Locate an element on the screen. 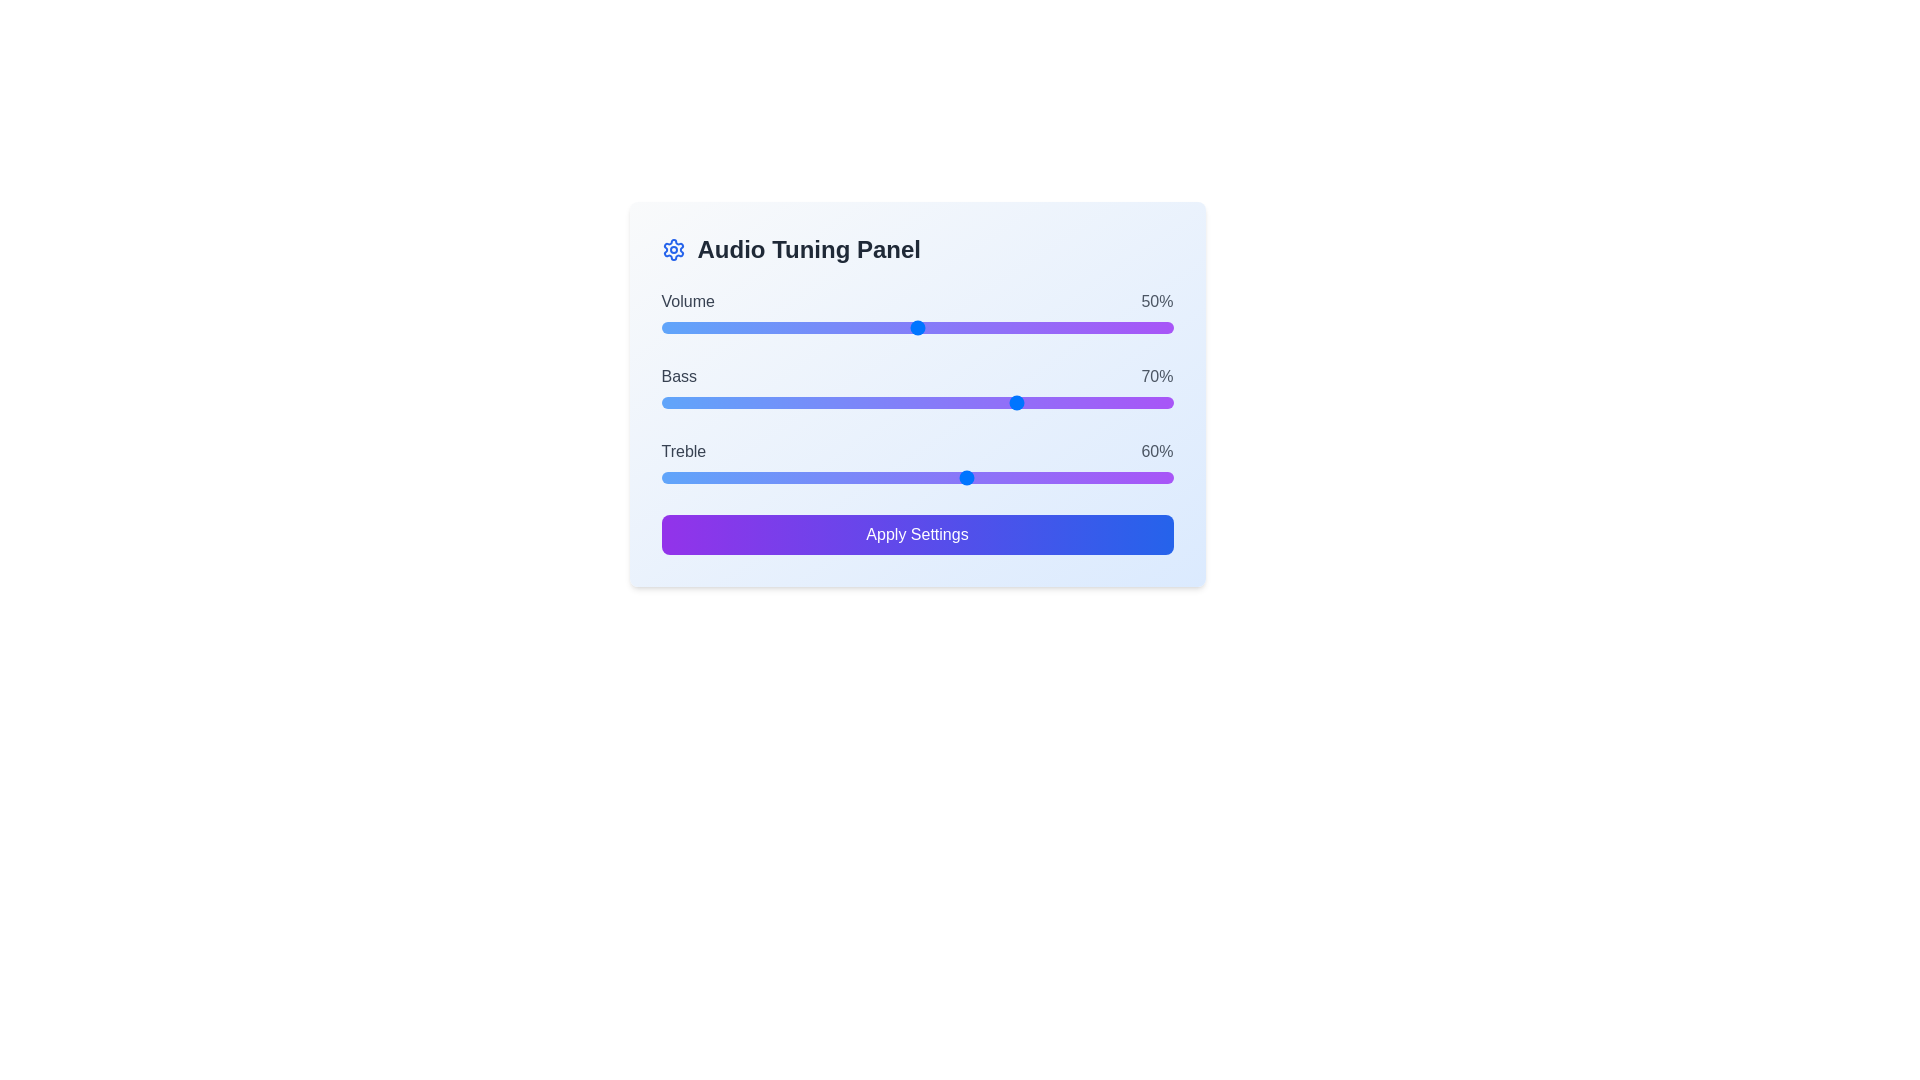 The image size is (1920, 1080). the volume slider is located at coordinates (1064, 326).